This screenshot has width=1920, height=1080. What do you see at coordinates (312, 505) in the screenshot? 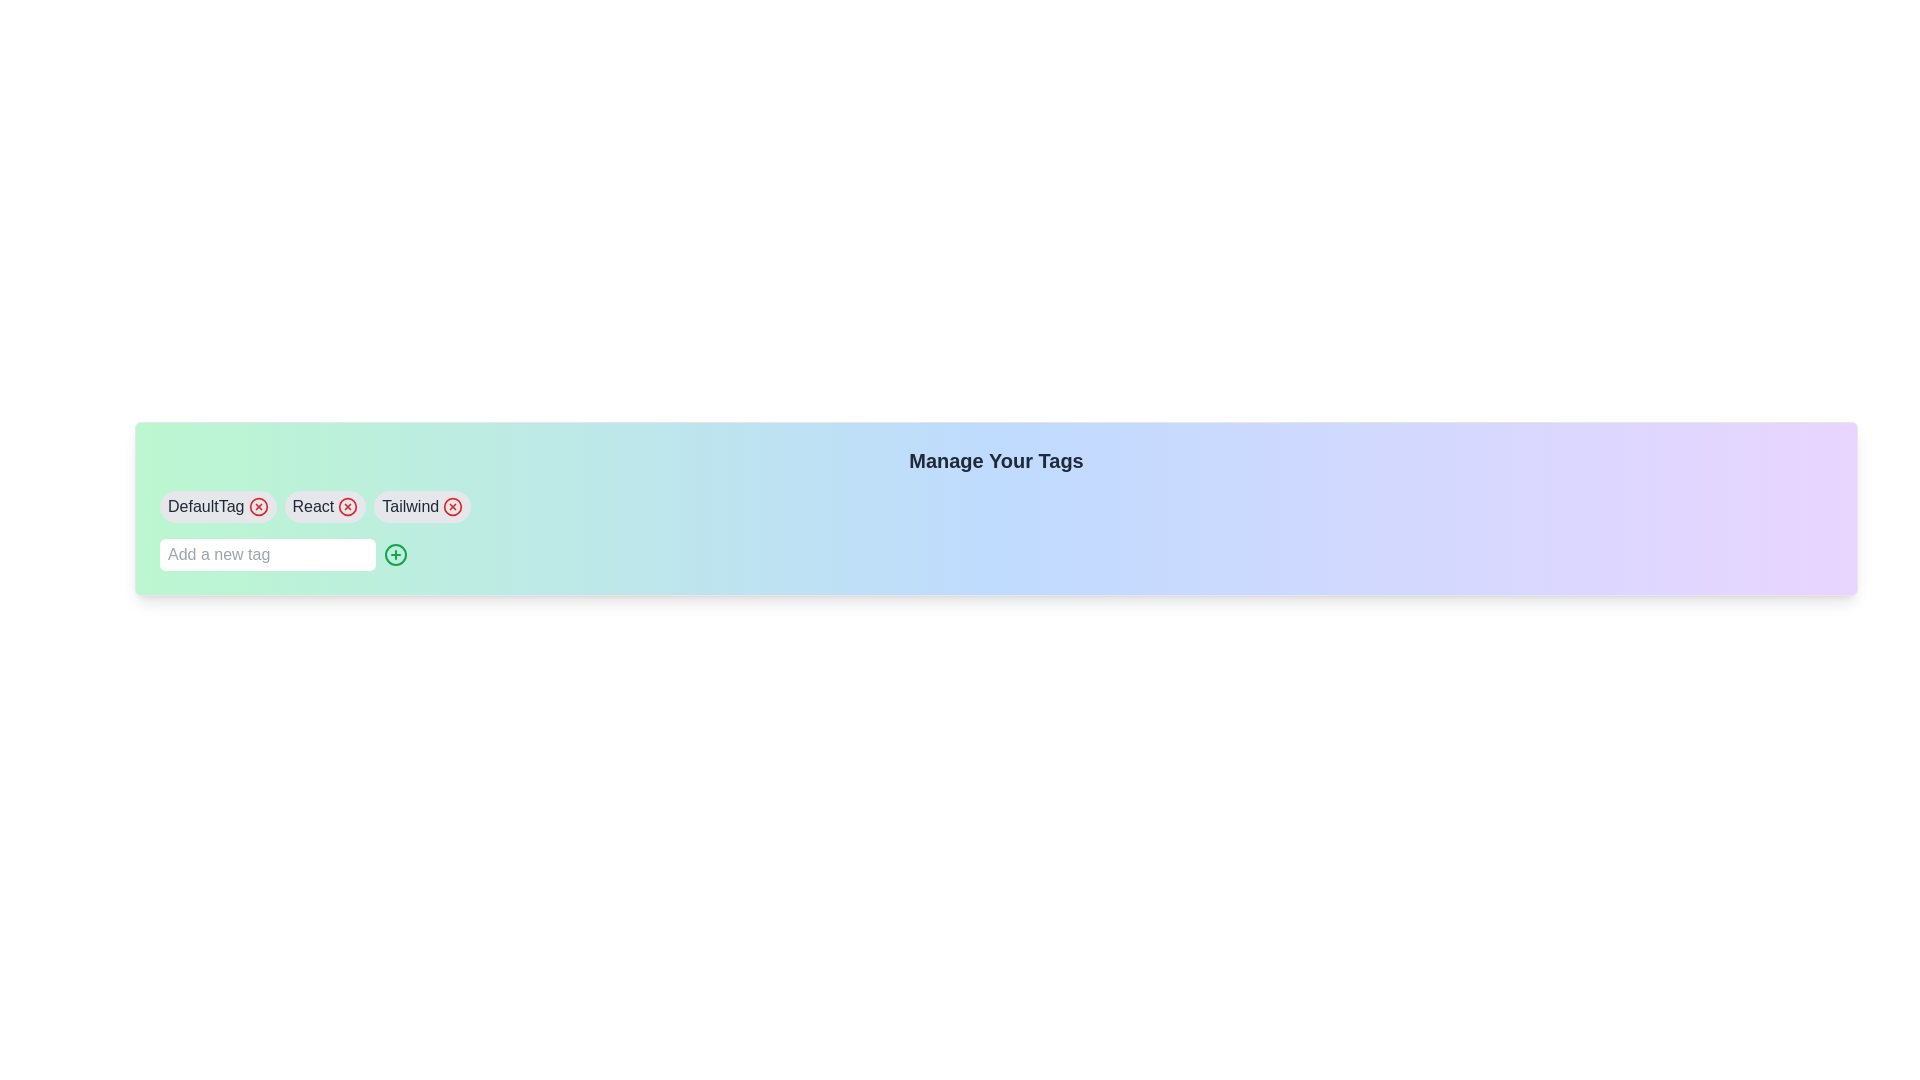
I see `the static text label 'React' which is styled in a sans-serif font and appears in a tag-like UI with rounded corners and a gray background` at bounding box center [312, 505].